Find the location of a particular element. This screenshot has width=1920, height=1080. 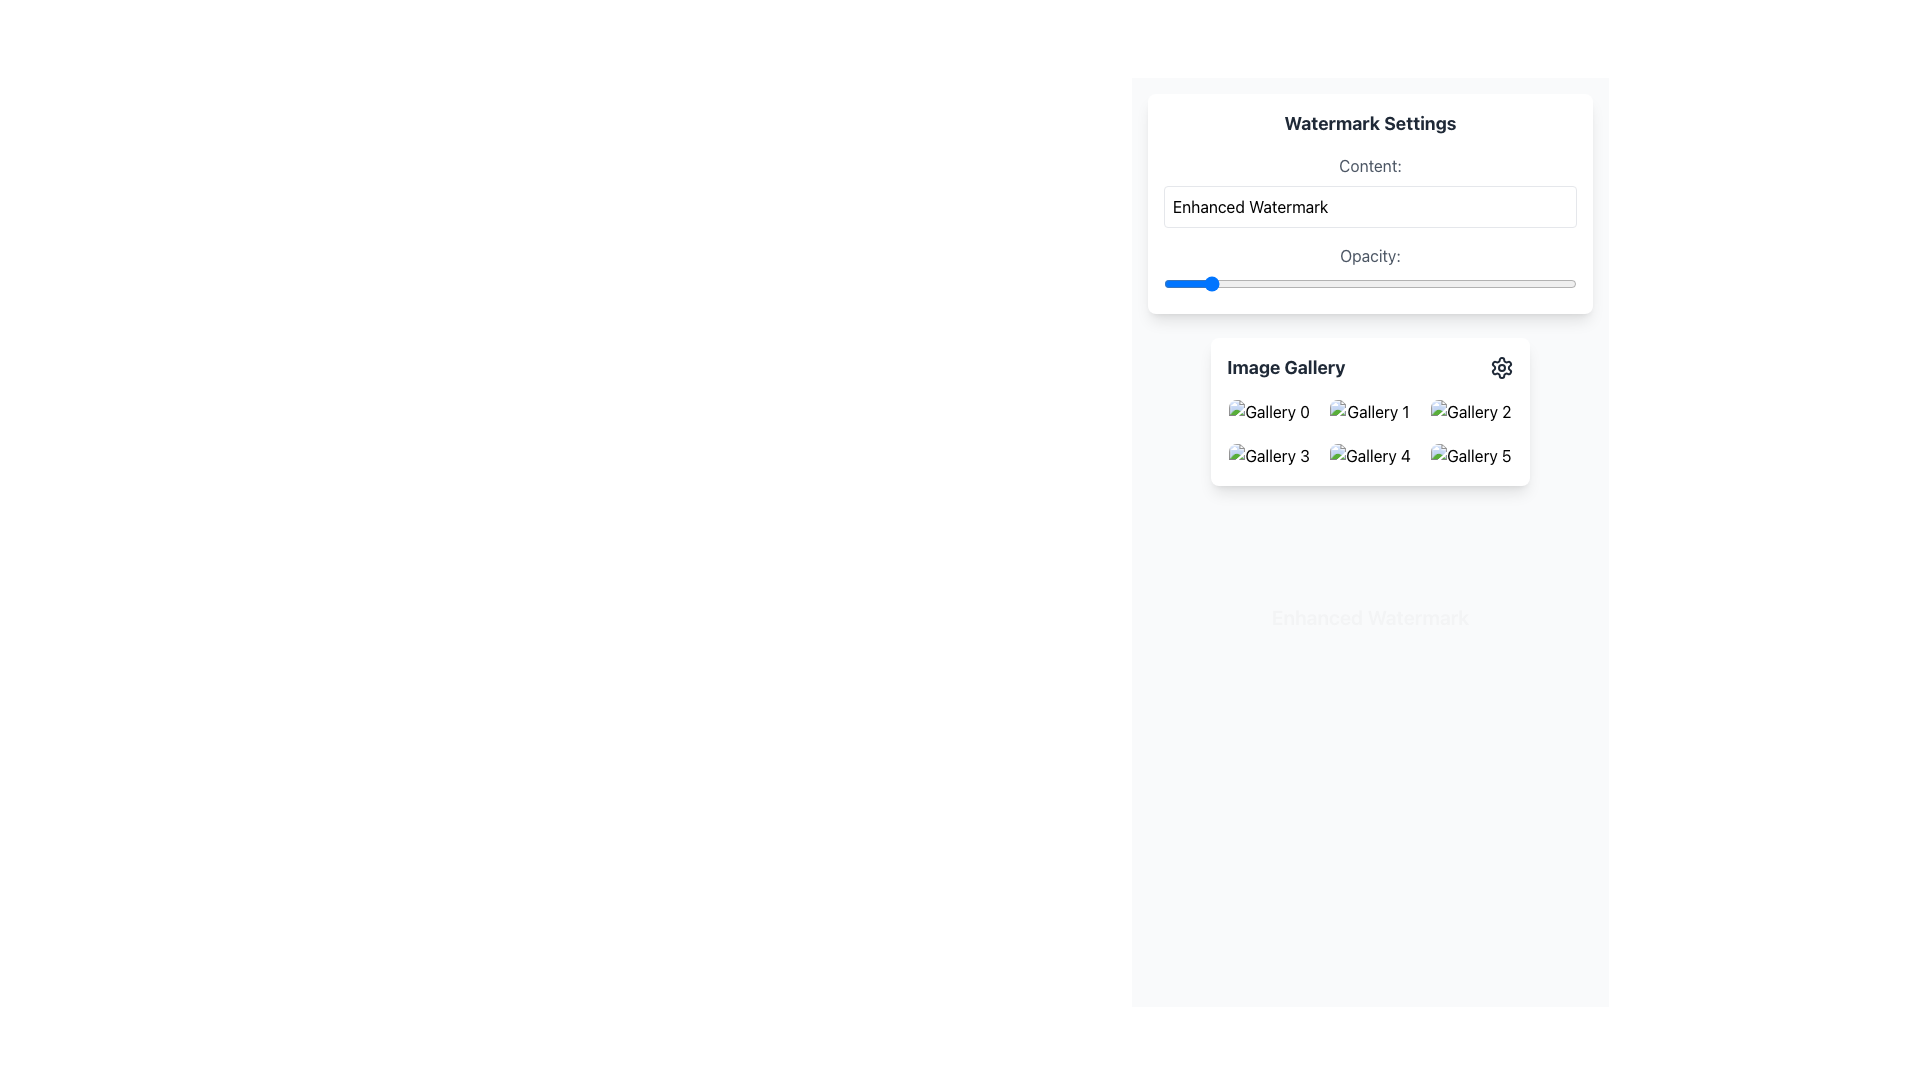

the first image thumbnail in the 'Image Gallery' section, which displays a generic landscape illustration and is labeled 'Gallery 0' is located at coordinates (1267, 411).